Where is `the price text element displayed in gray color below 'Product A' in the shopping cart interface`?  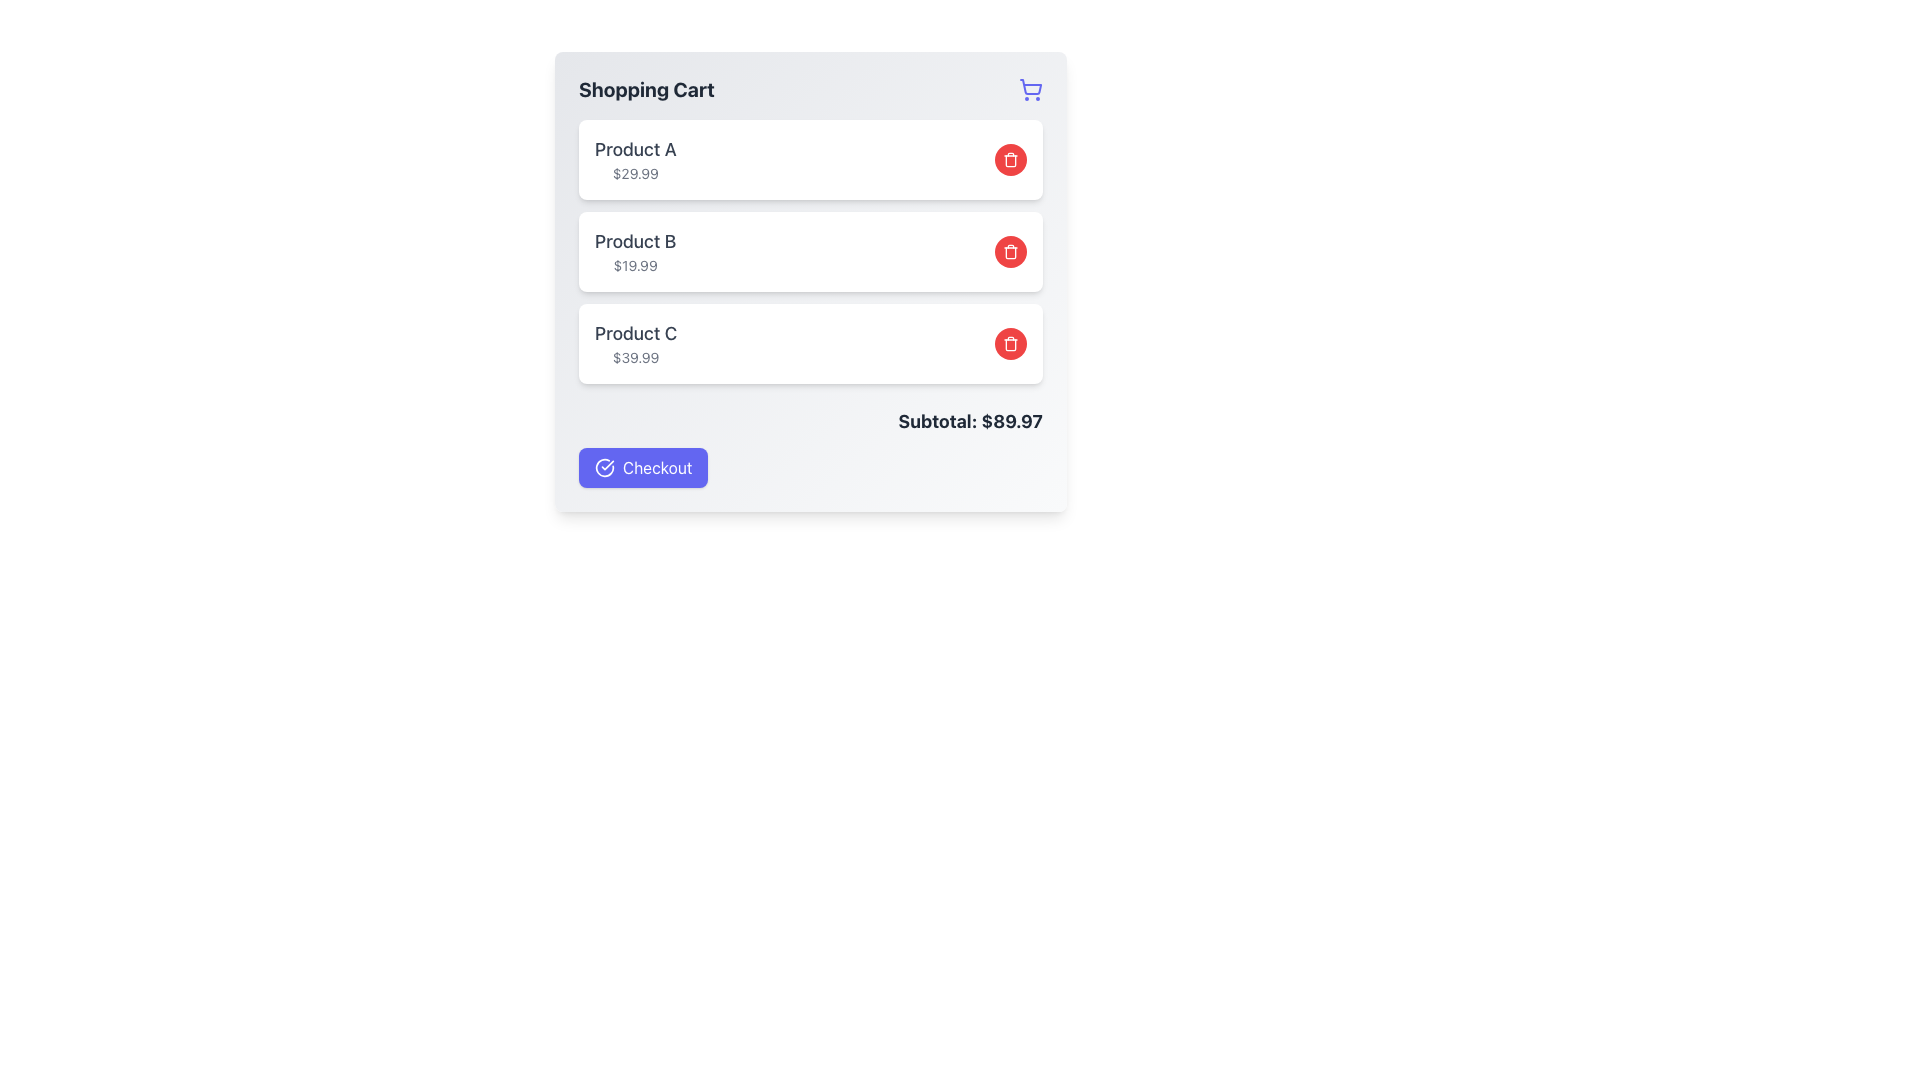 the price text element displayed in gray color below 'Product A' in the shopping cart interface is located at coordinates (634, 172).